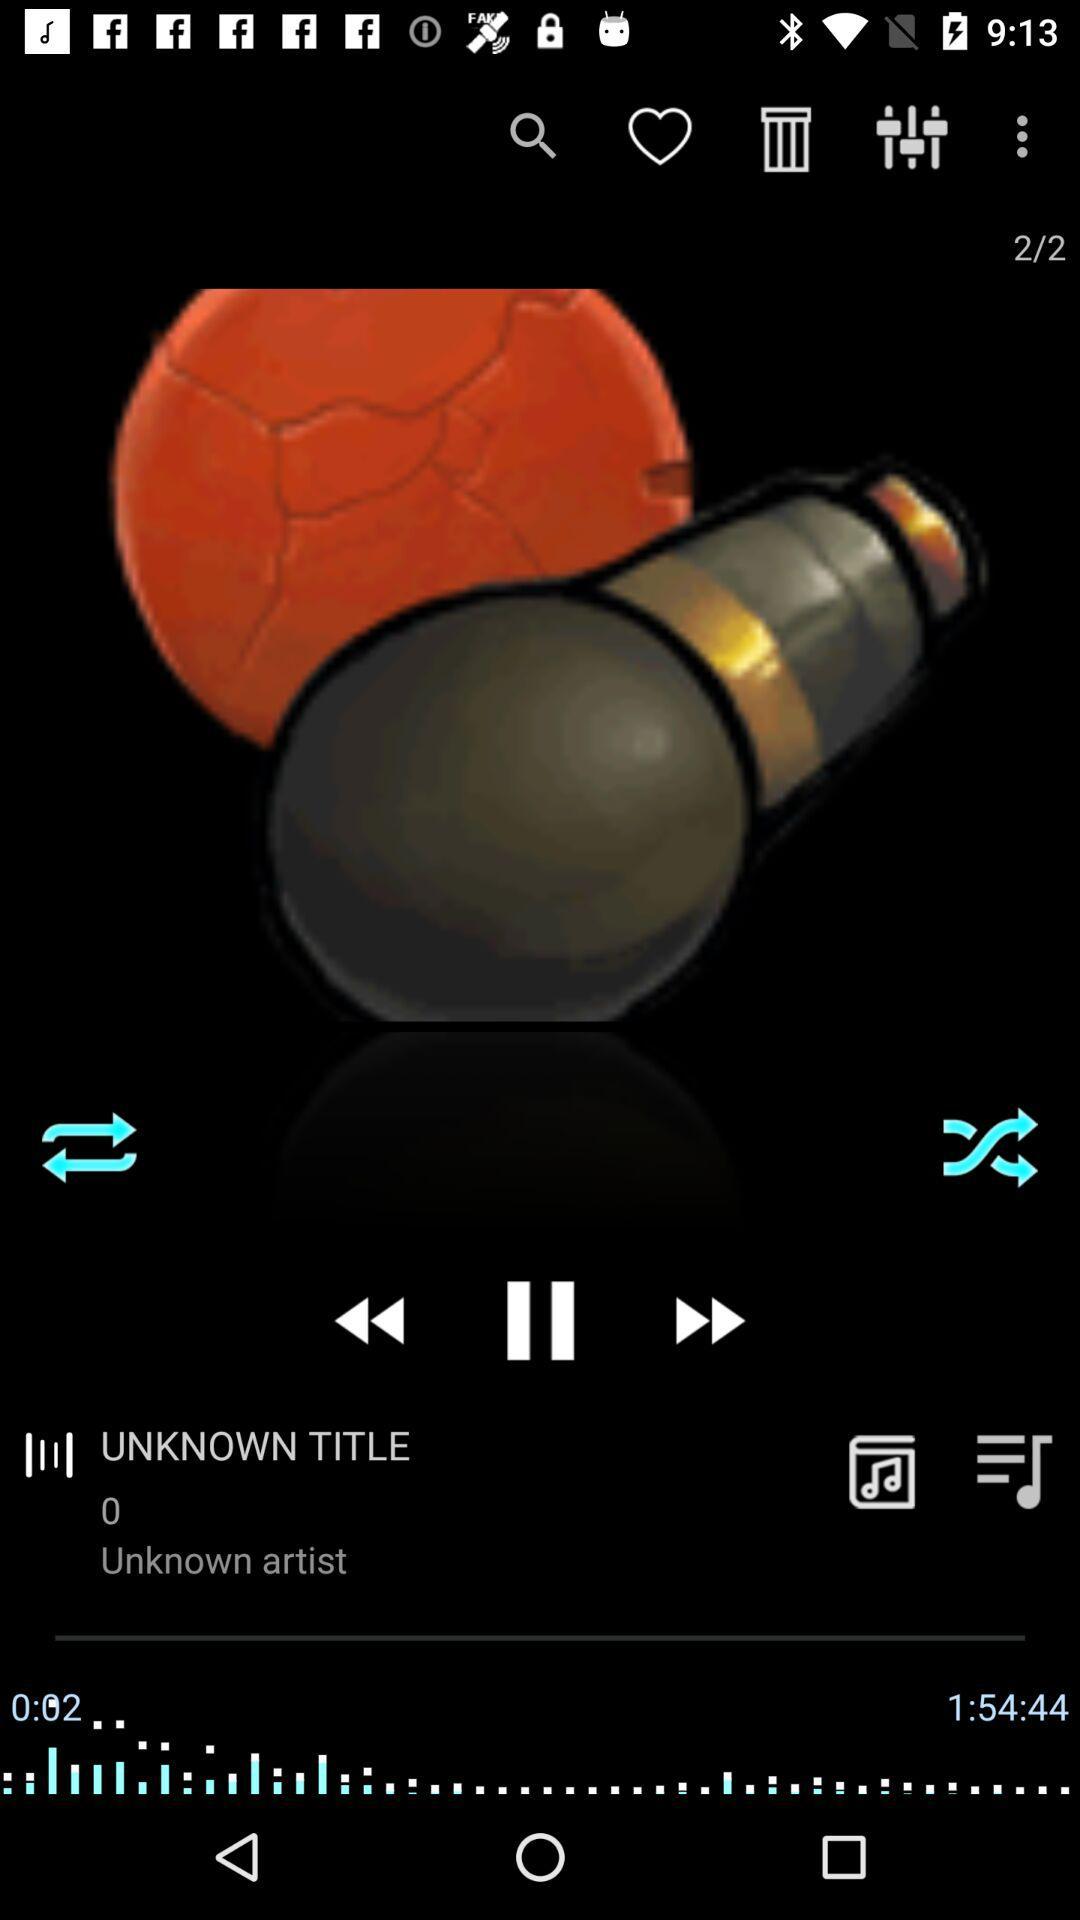 The height and width of the screenshot is (1920, 1080). Describe the element at coordinates (990, 1147) in the screenshot. I see `press the shuffle` at that location.